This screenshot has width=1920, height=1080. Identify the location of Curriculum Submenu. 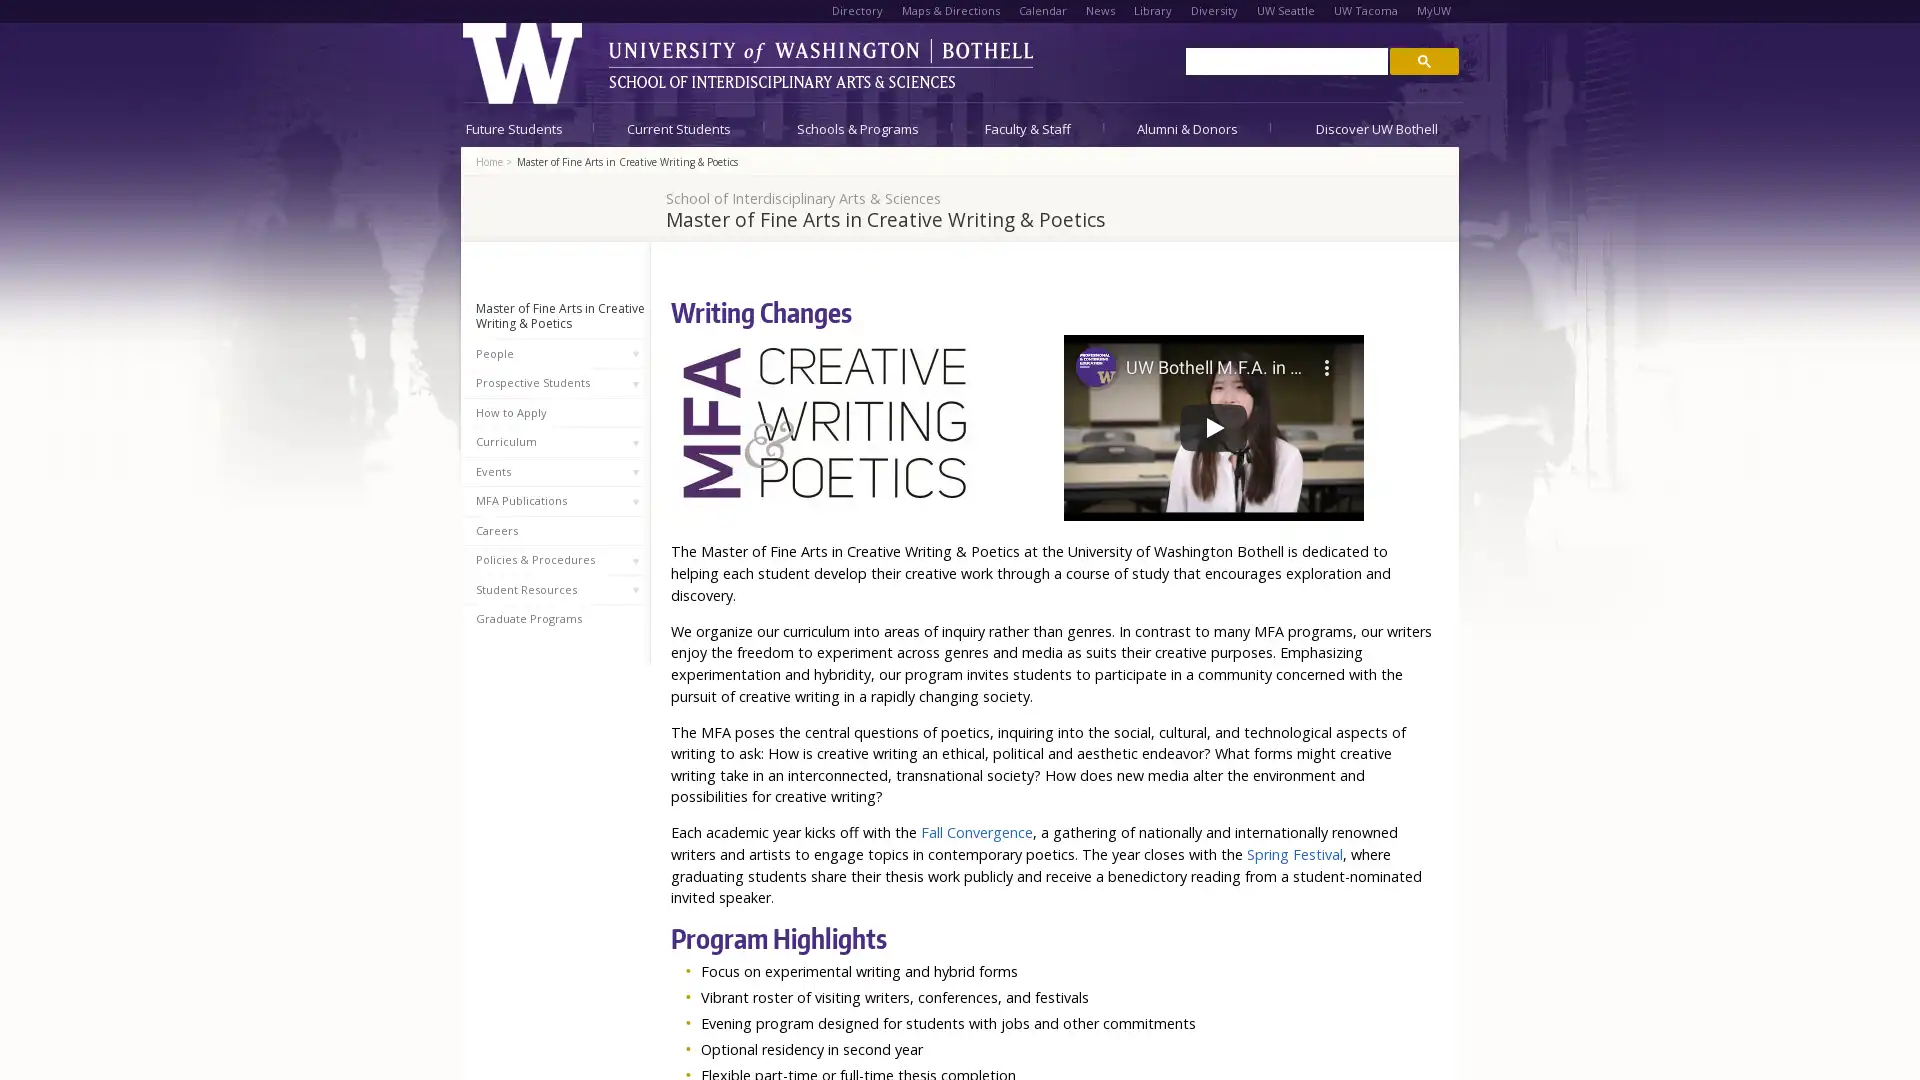
(635, 442).